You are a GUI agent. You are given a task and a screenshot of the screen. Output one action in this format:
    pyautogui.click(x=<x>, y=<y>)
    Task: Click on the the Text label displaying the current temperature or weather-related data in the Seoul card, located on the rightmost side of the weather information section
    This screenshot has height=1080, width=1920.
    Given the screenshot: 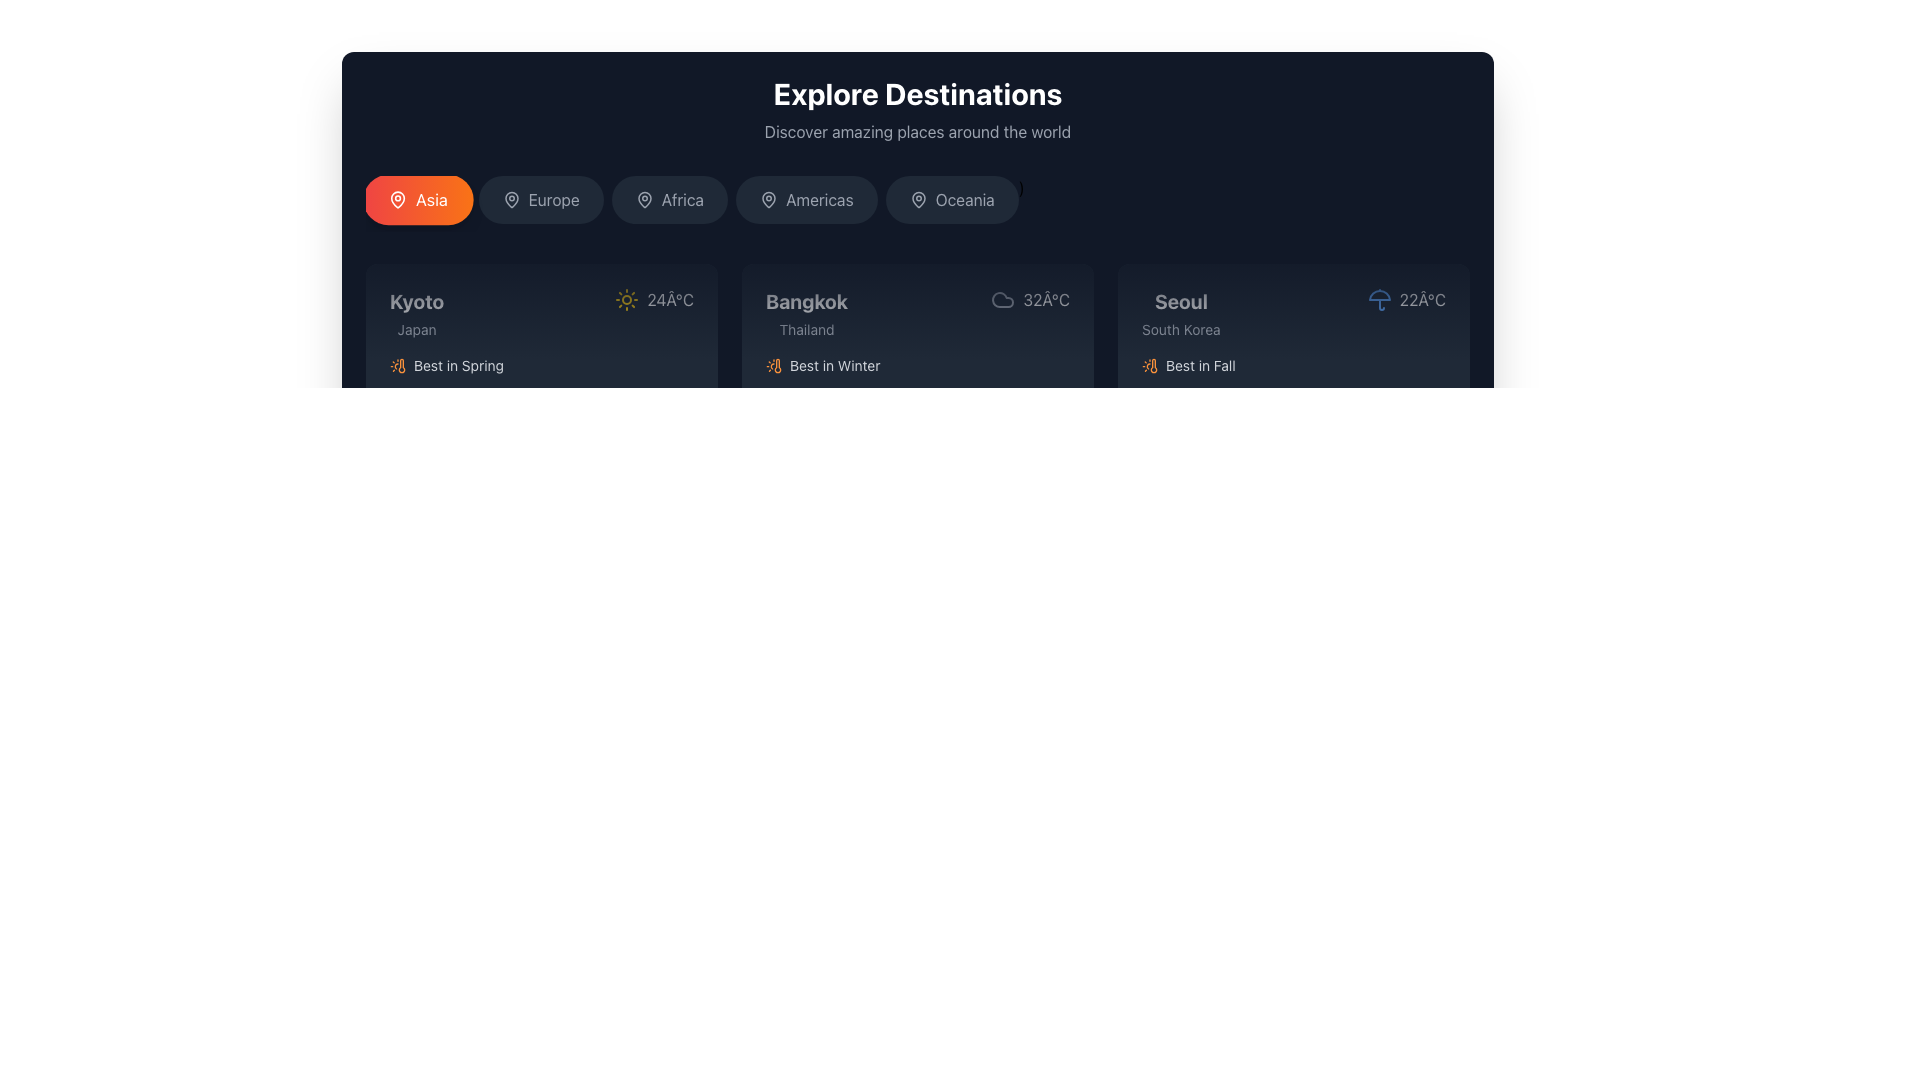 What is the action you would take?
    pyautogui.click(x=1421, y=300)
    